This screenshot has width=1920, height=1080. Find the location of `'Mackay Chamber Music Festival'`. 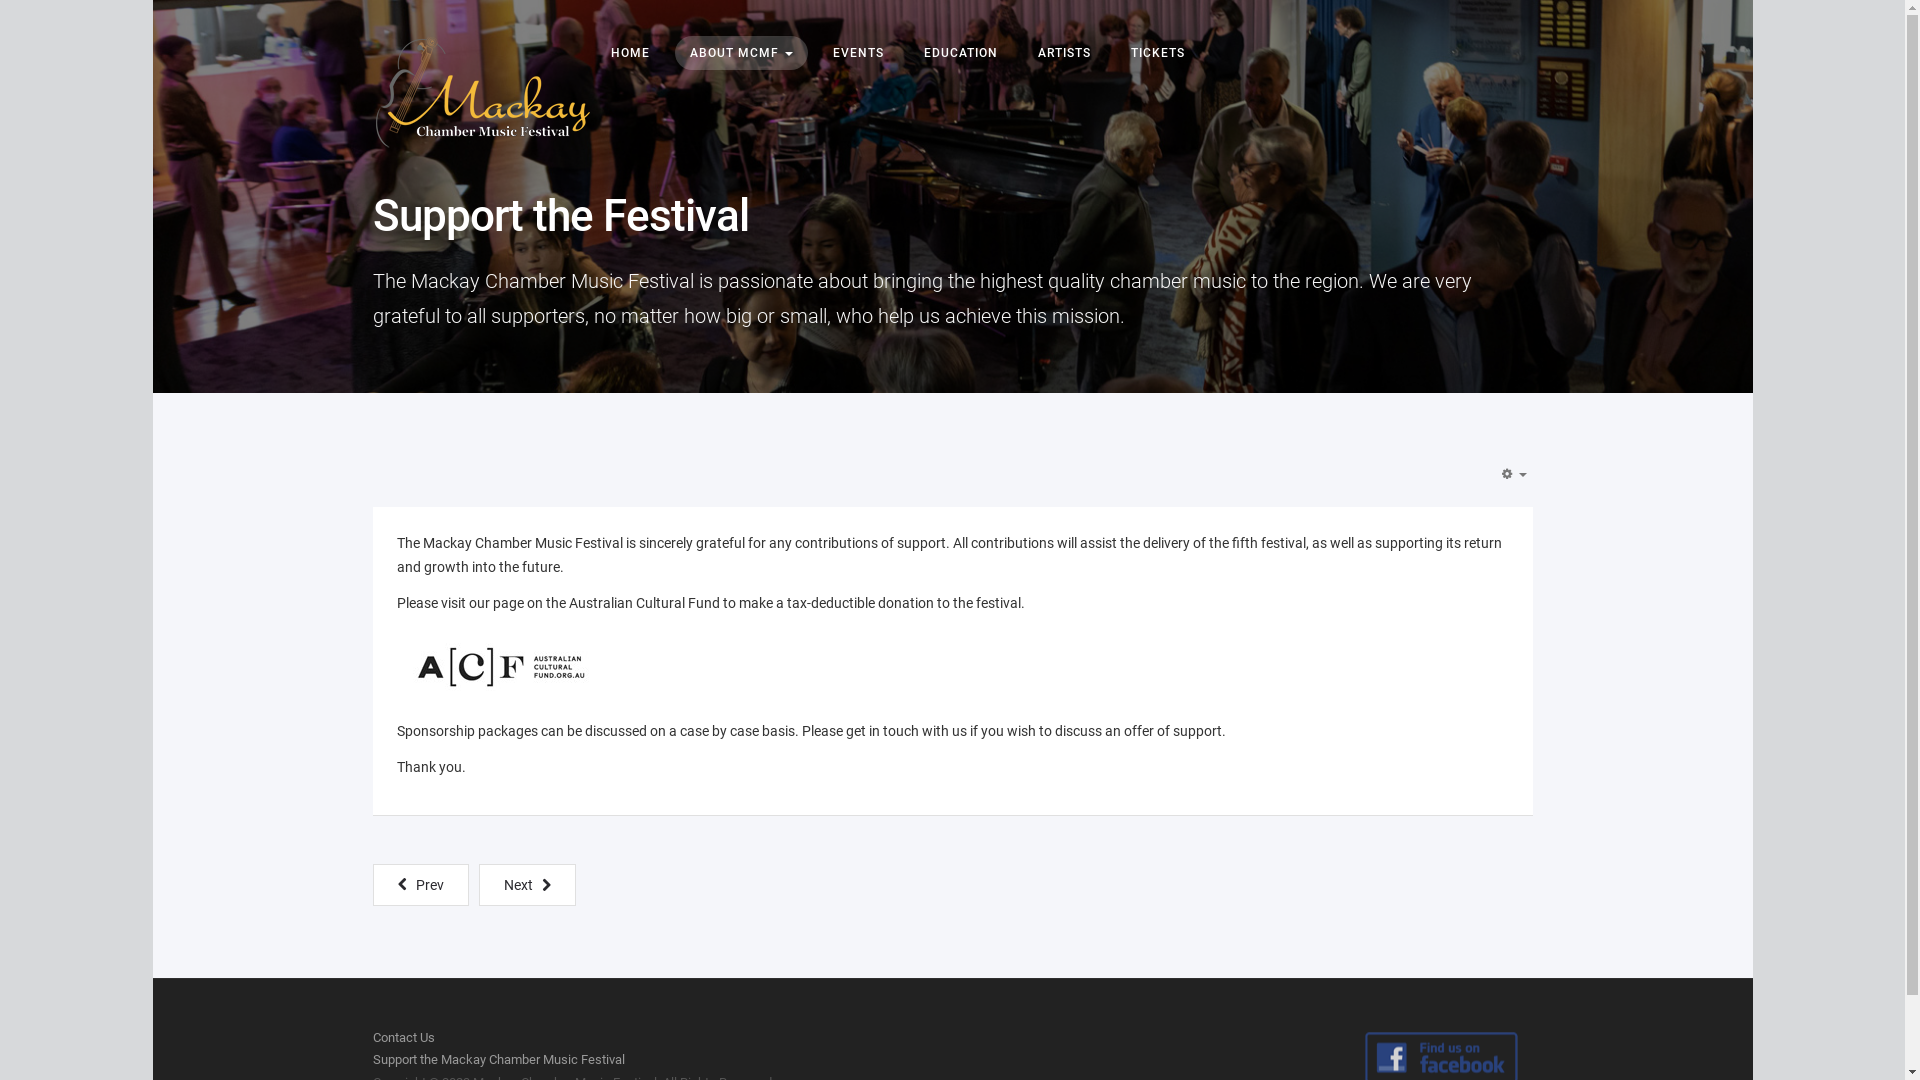

'Mackay Chamber Music Festival' is located at coordinates (481, 92).